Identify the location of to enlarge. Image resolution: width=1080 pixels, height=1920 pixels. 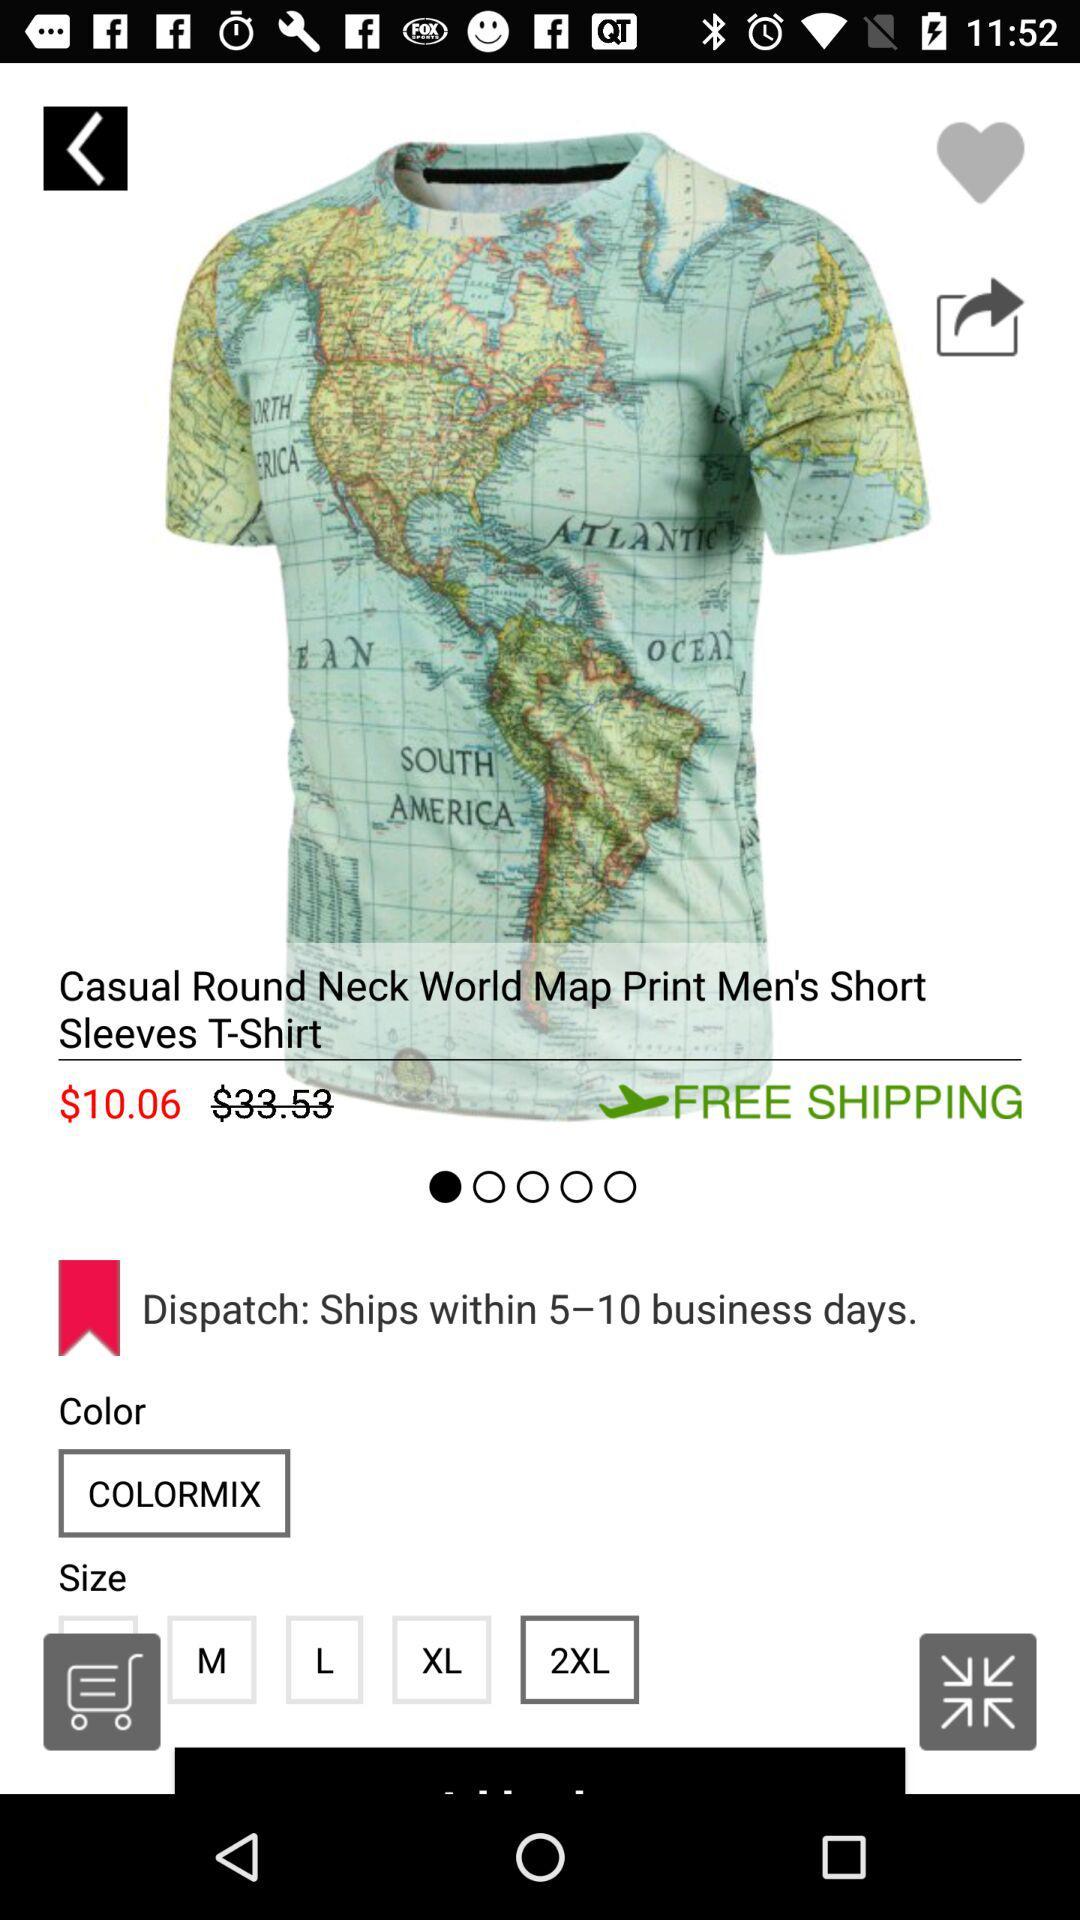
(977, 1691).